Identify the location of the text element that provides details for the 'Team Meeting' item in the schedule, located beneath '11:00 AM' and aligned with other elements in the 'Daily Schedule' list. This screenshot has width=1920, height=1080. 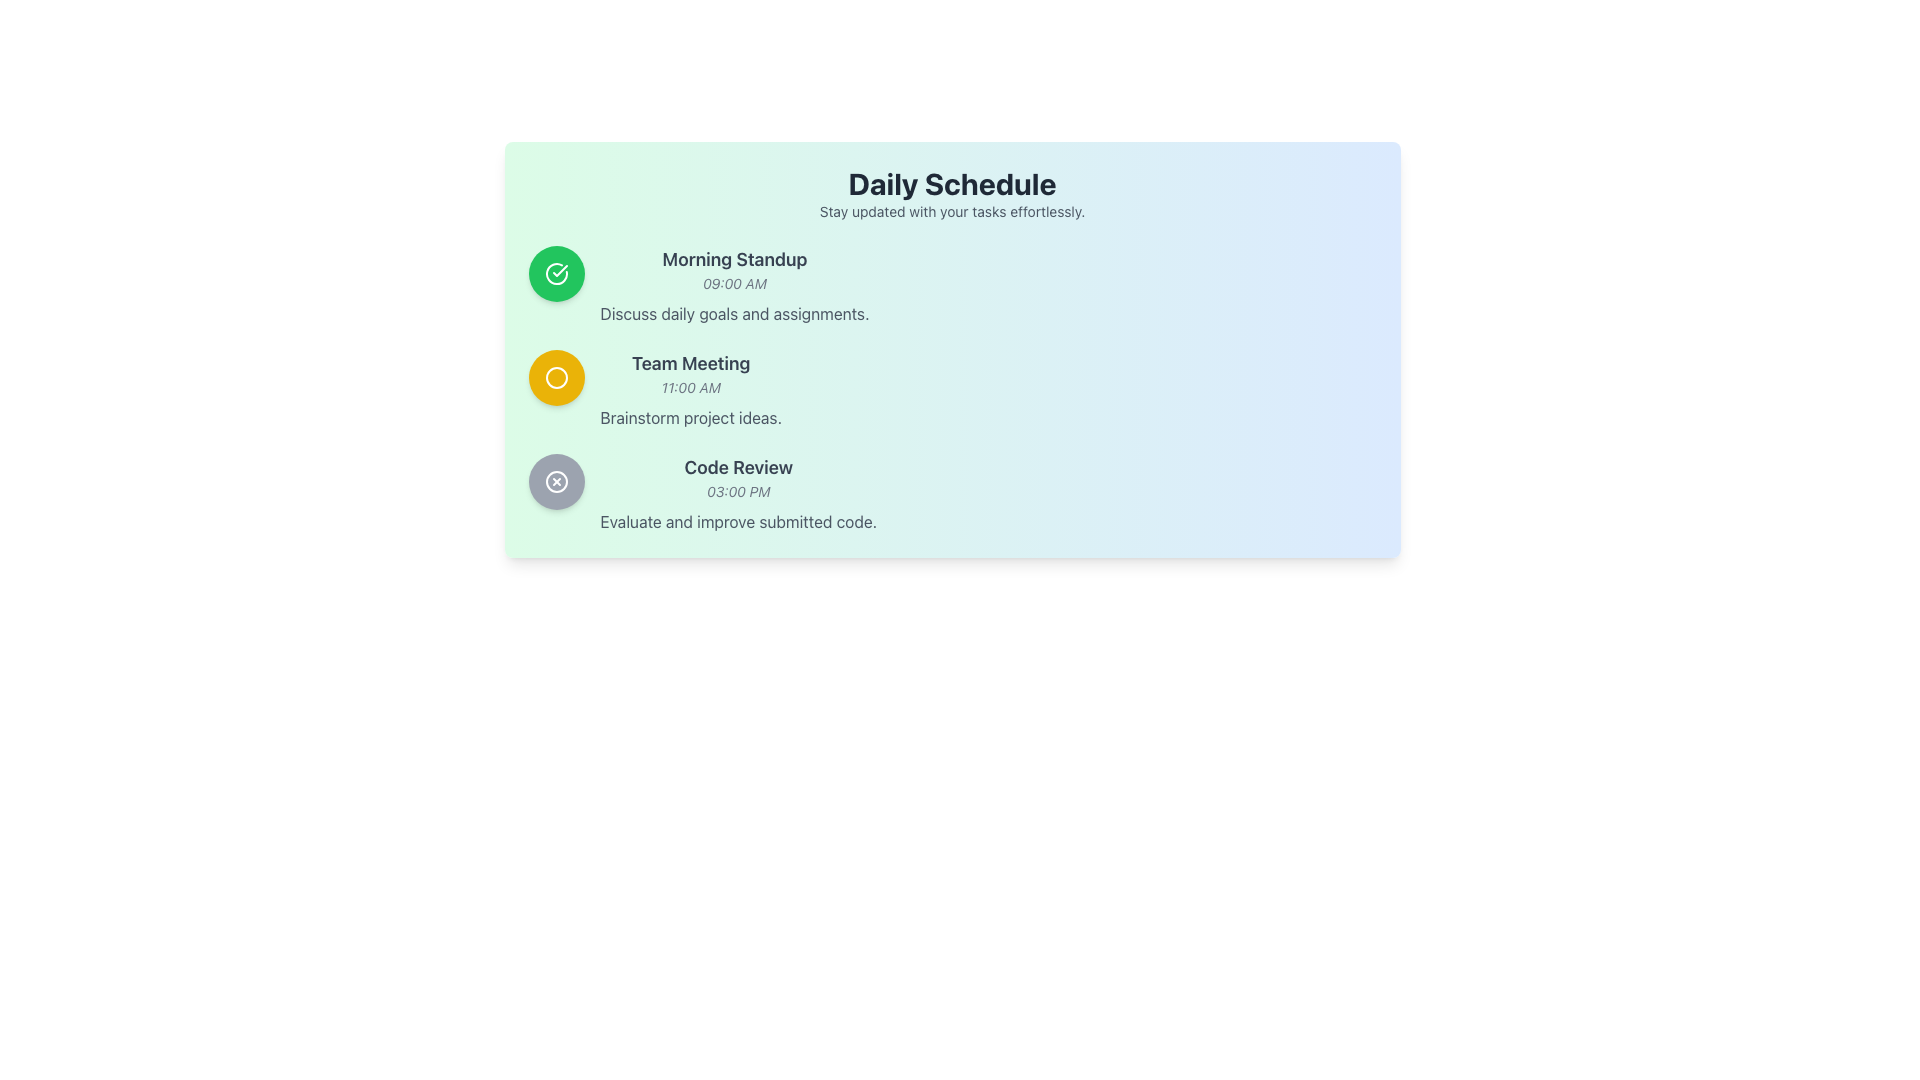
(691, 416).